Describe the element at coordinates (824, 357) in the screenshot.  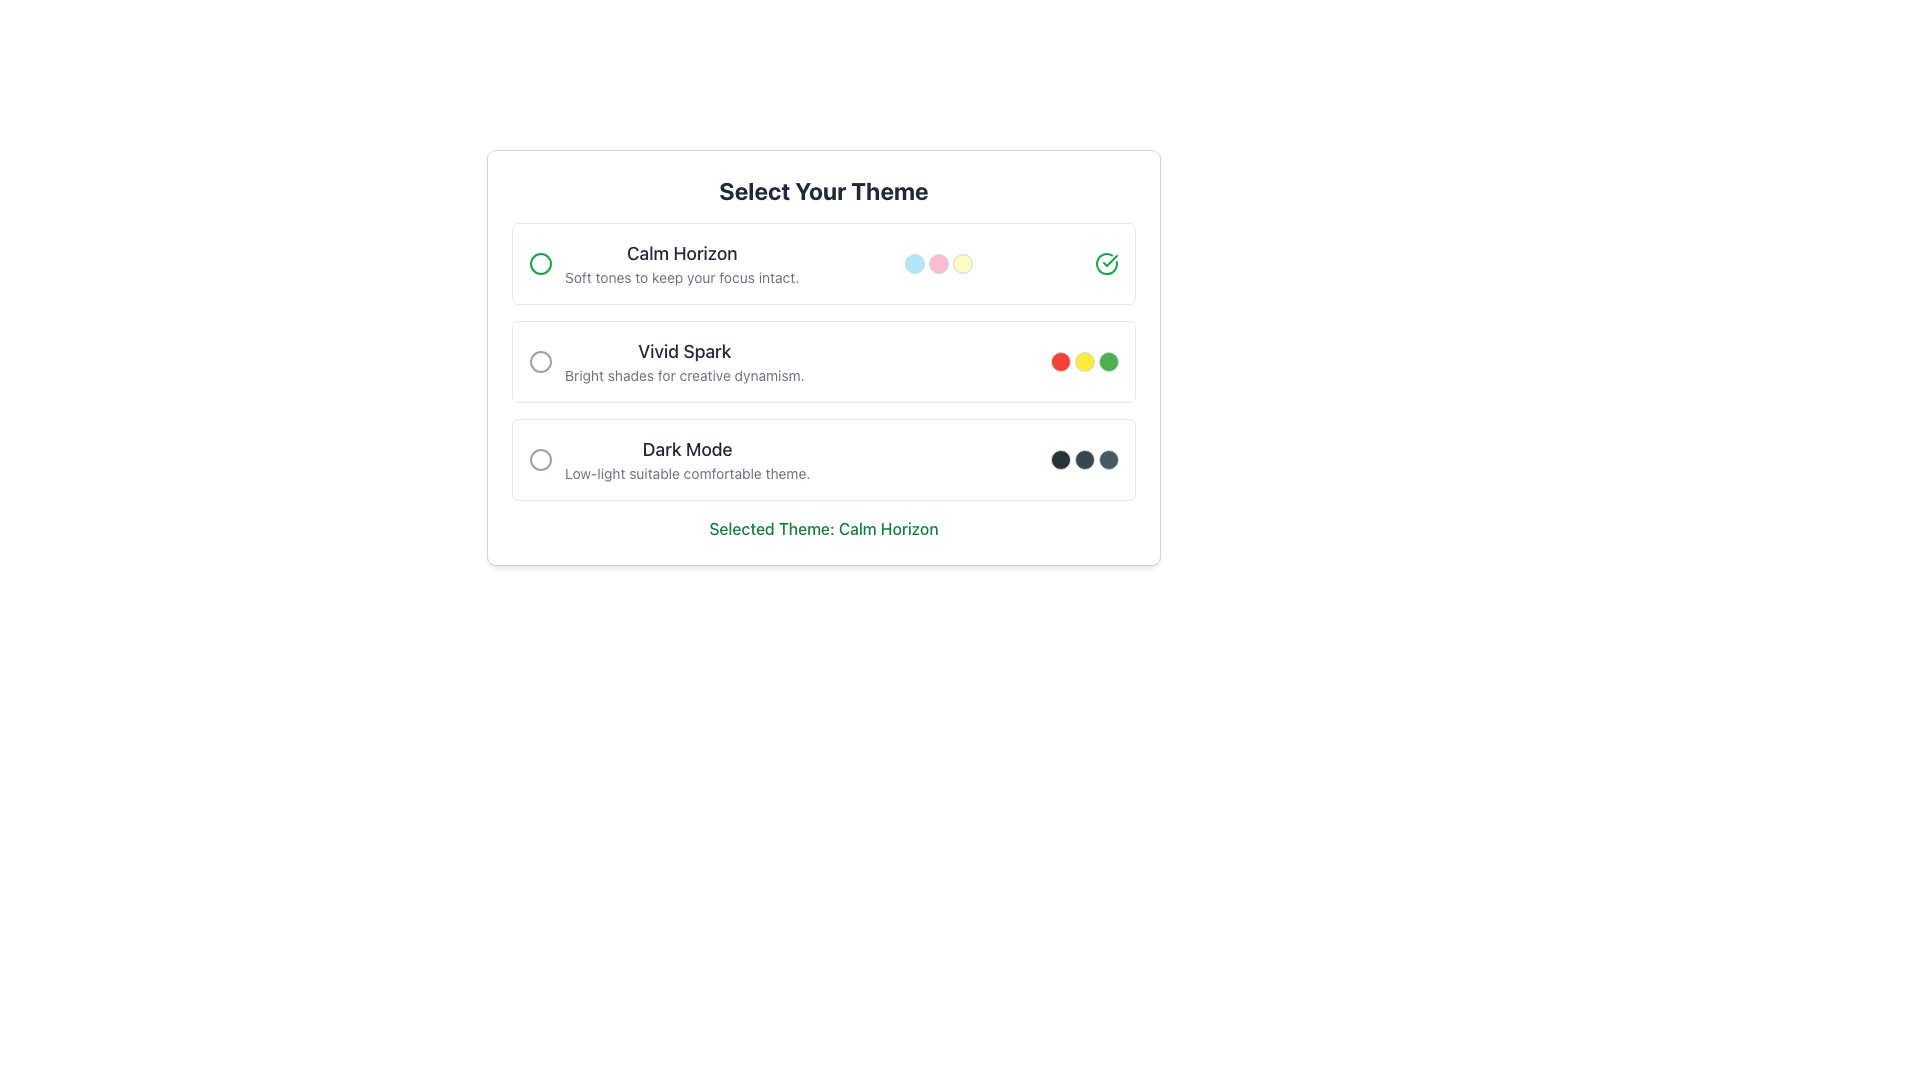
I see `the second selection card in the vertically arranged list` at that location.